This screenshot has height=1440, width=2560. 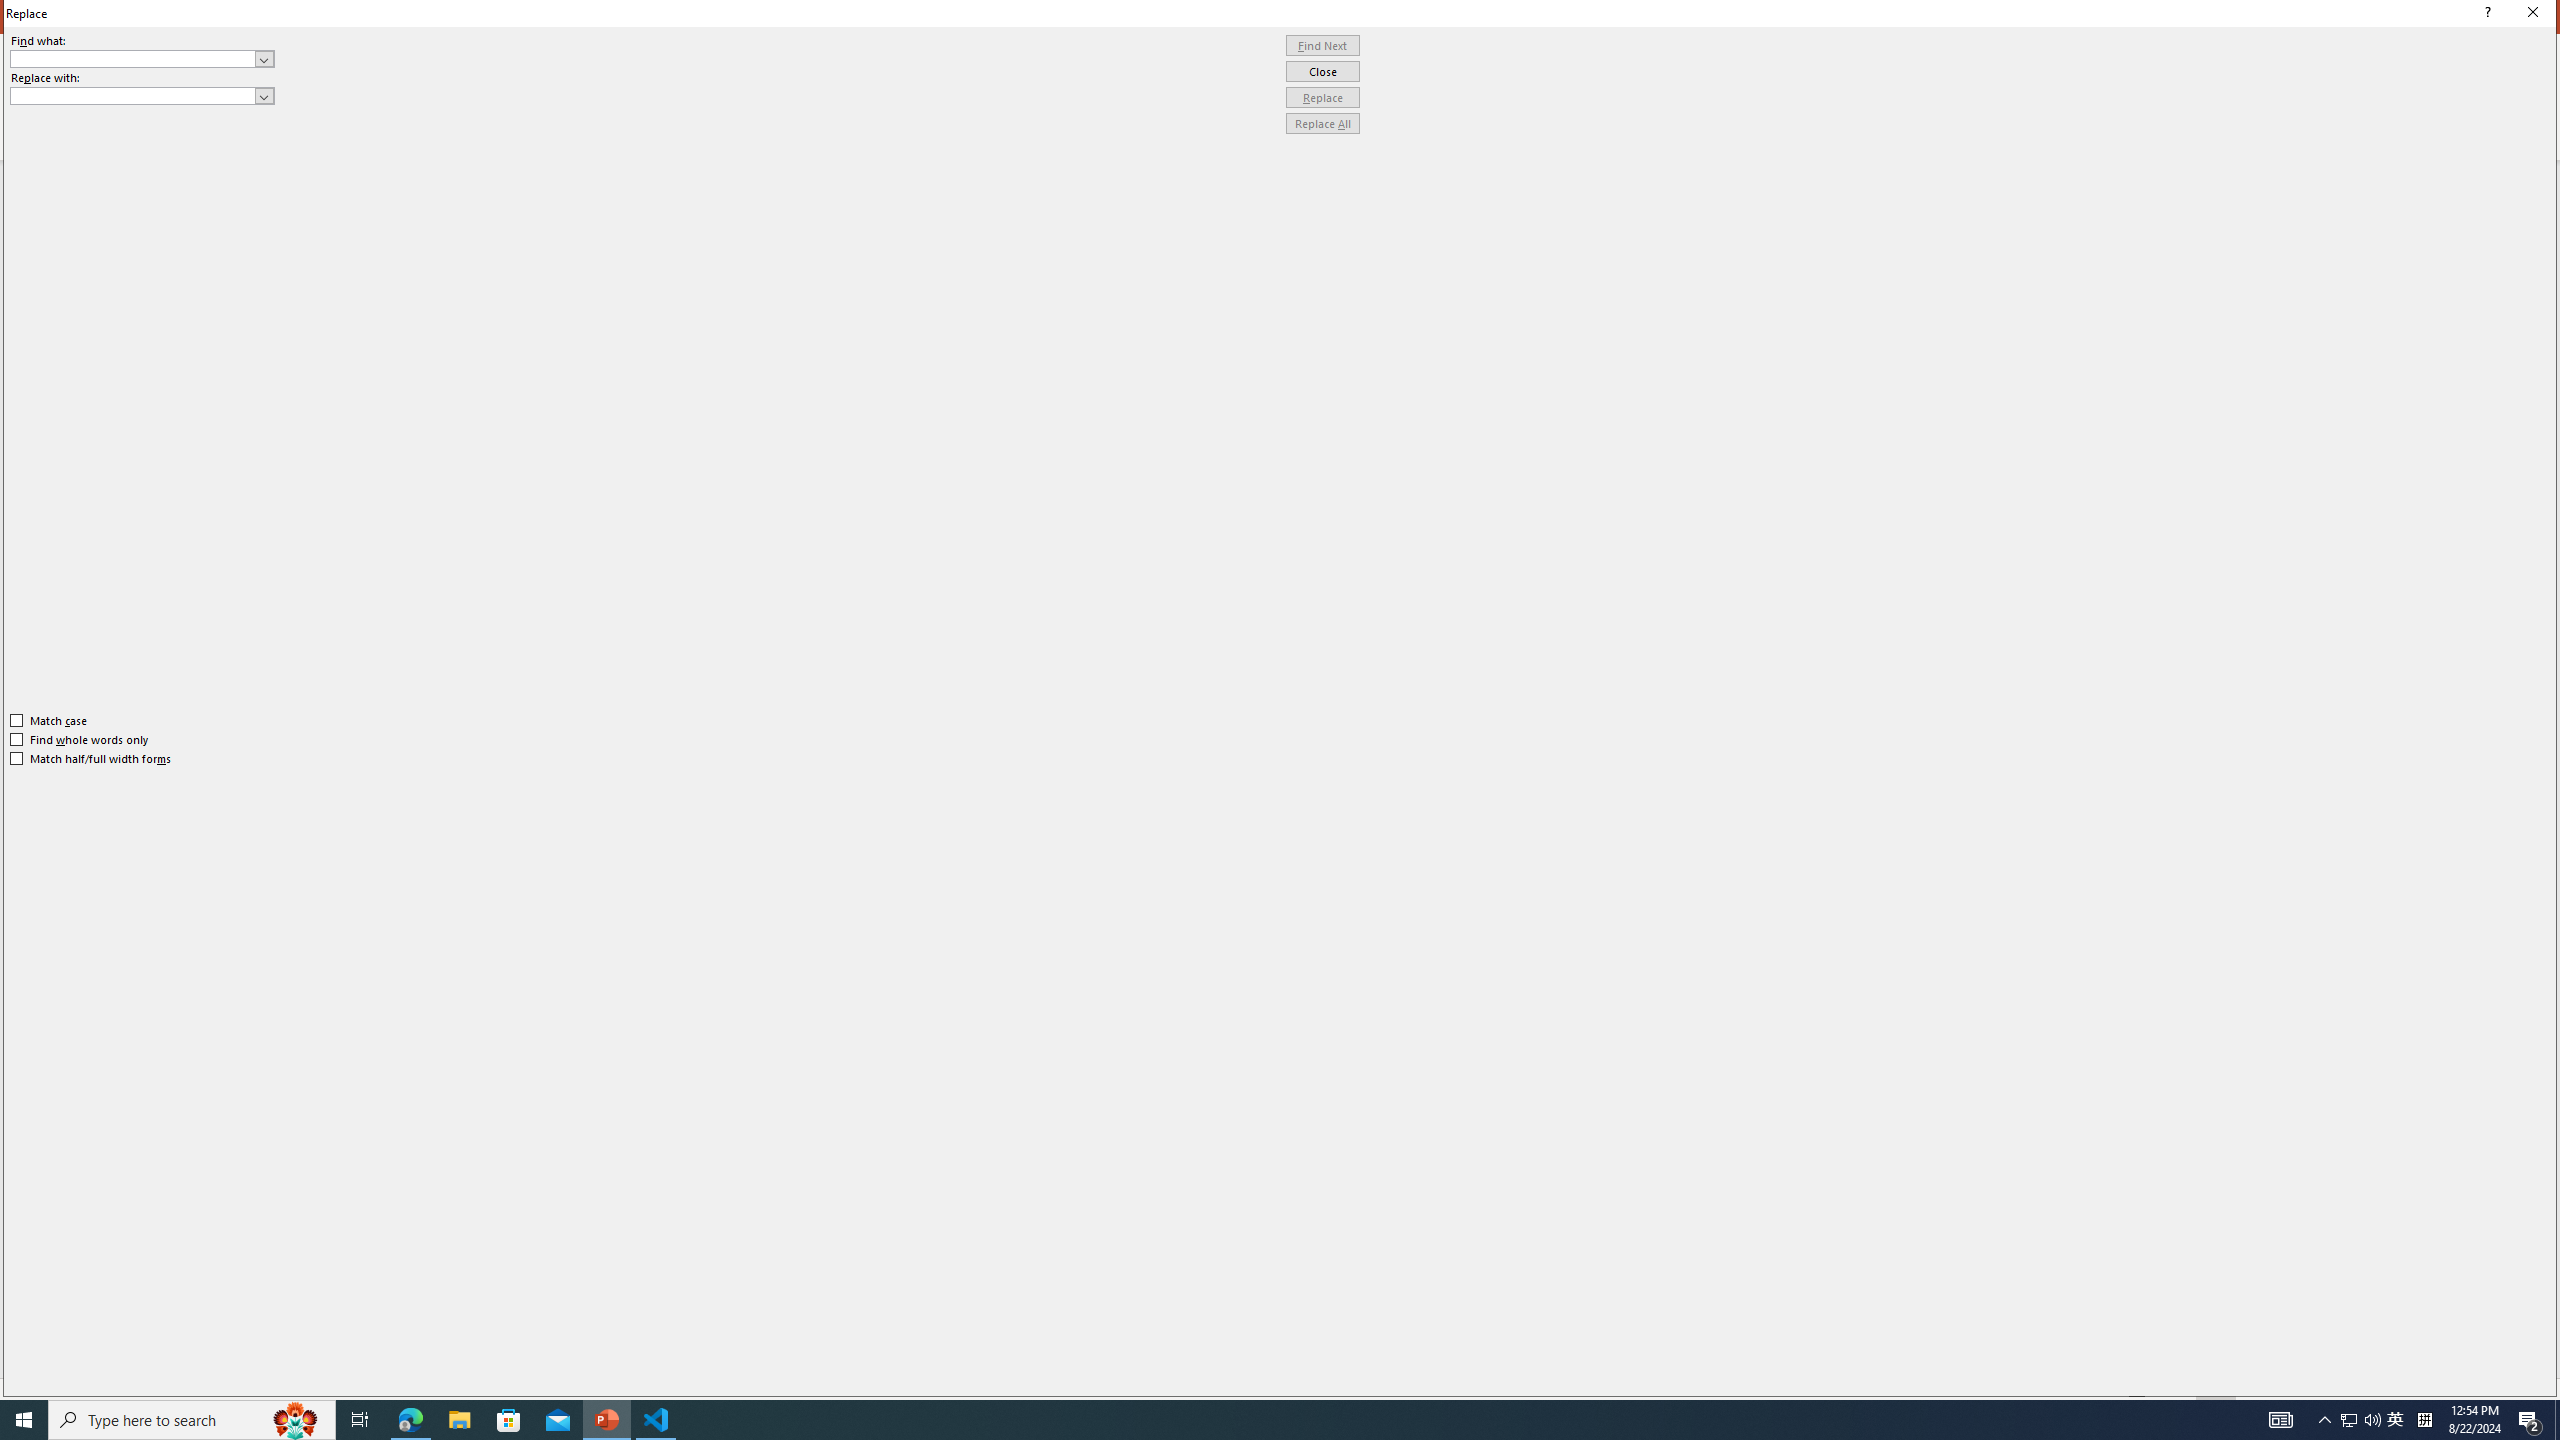 What do you see at coordinates (2484, 15) in the screenshot?
I see `'Context help'` at bounding box center [2484, 15].